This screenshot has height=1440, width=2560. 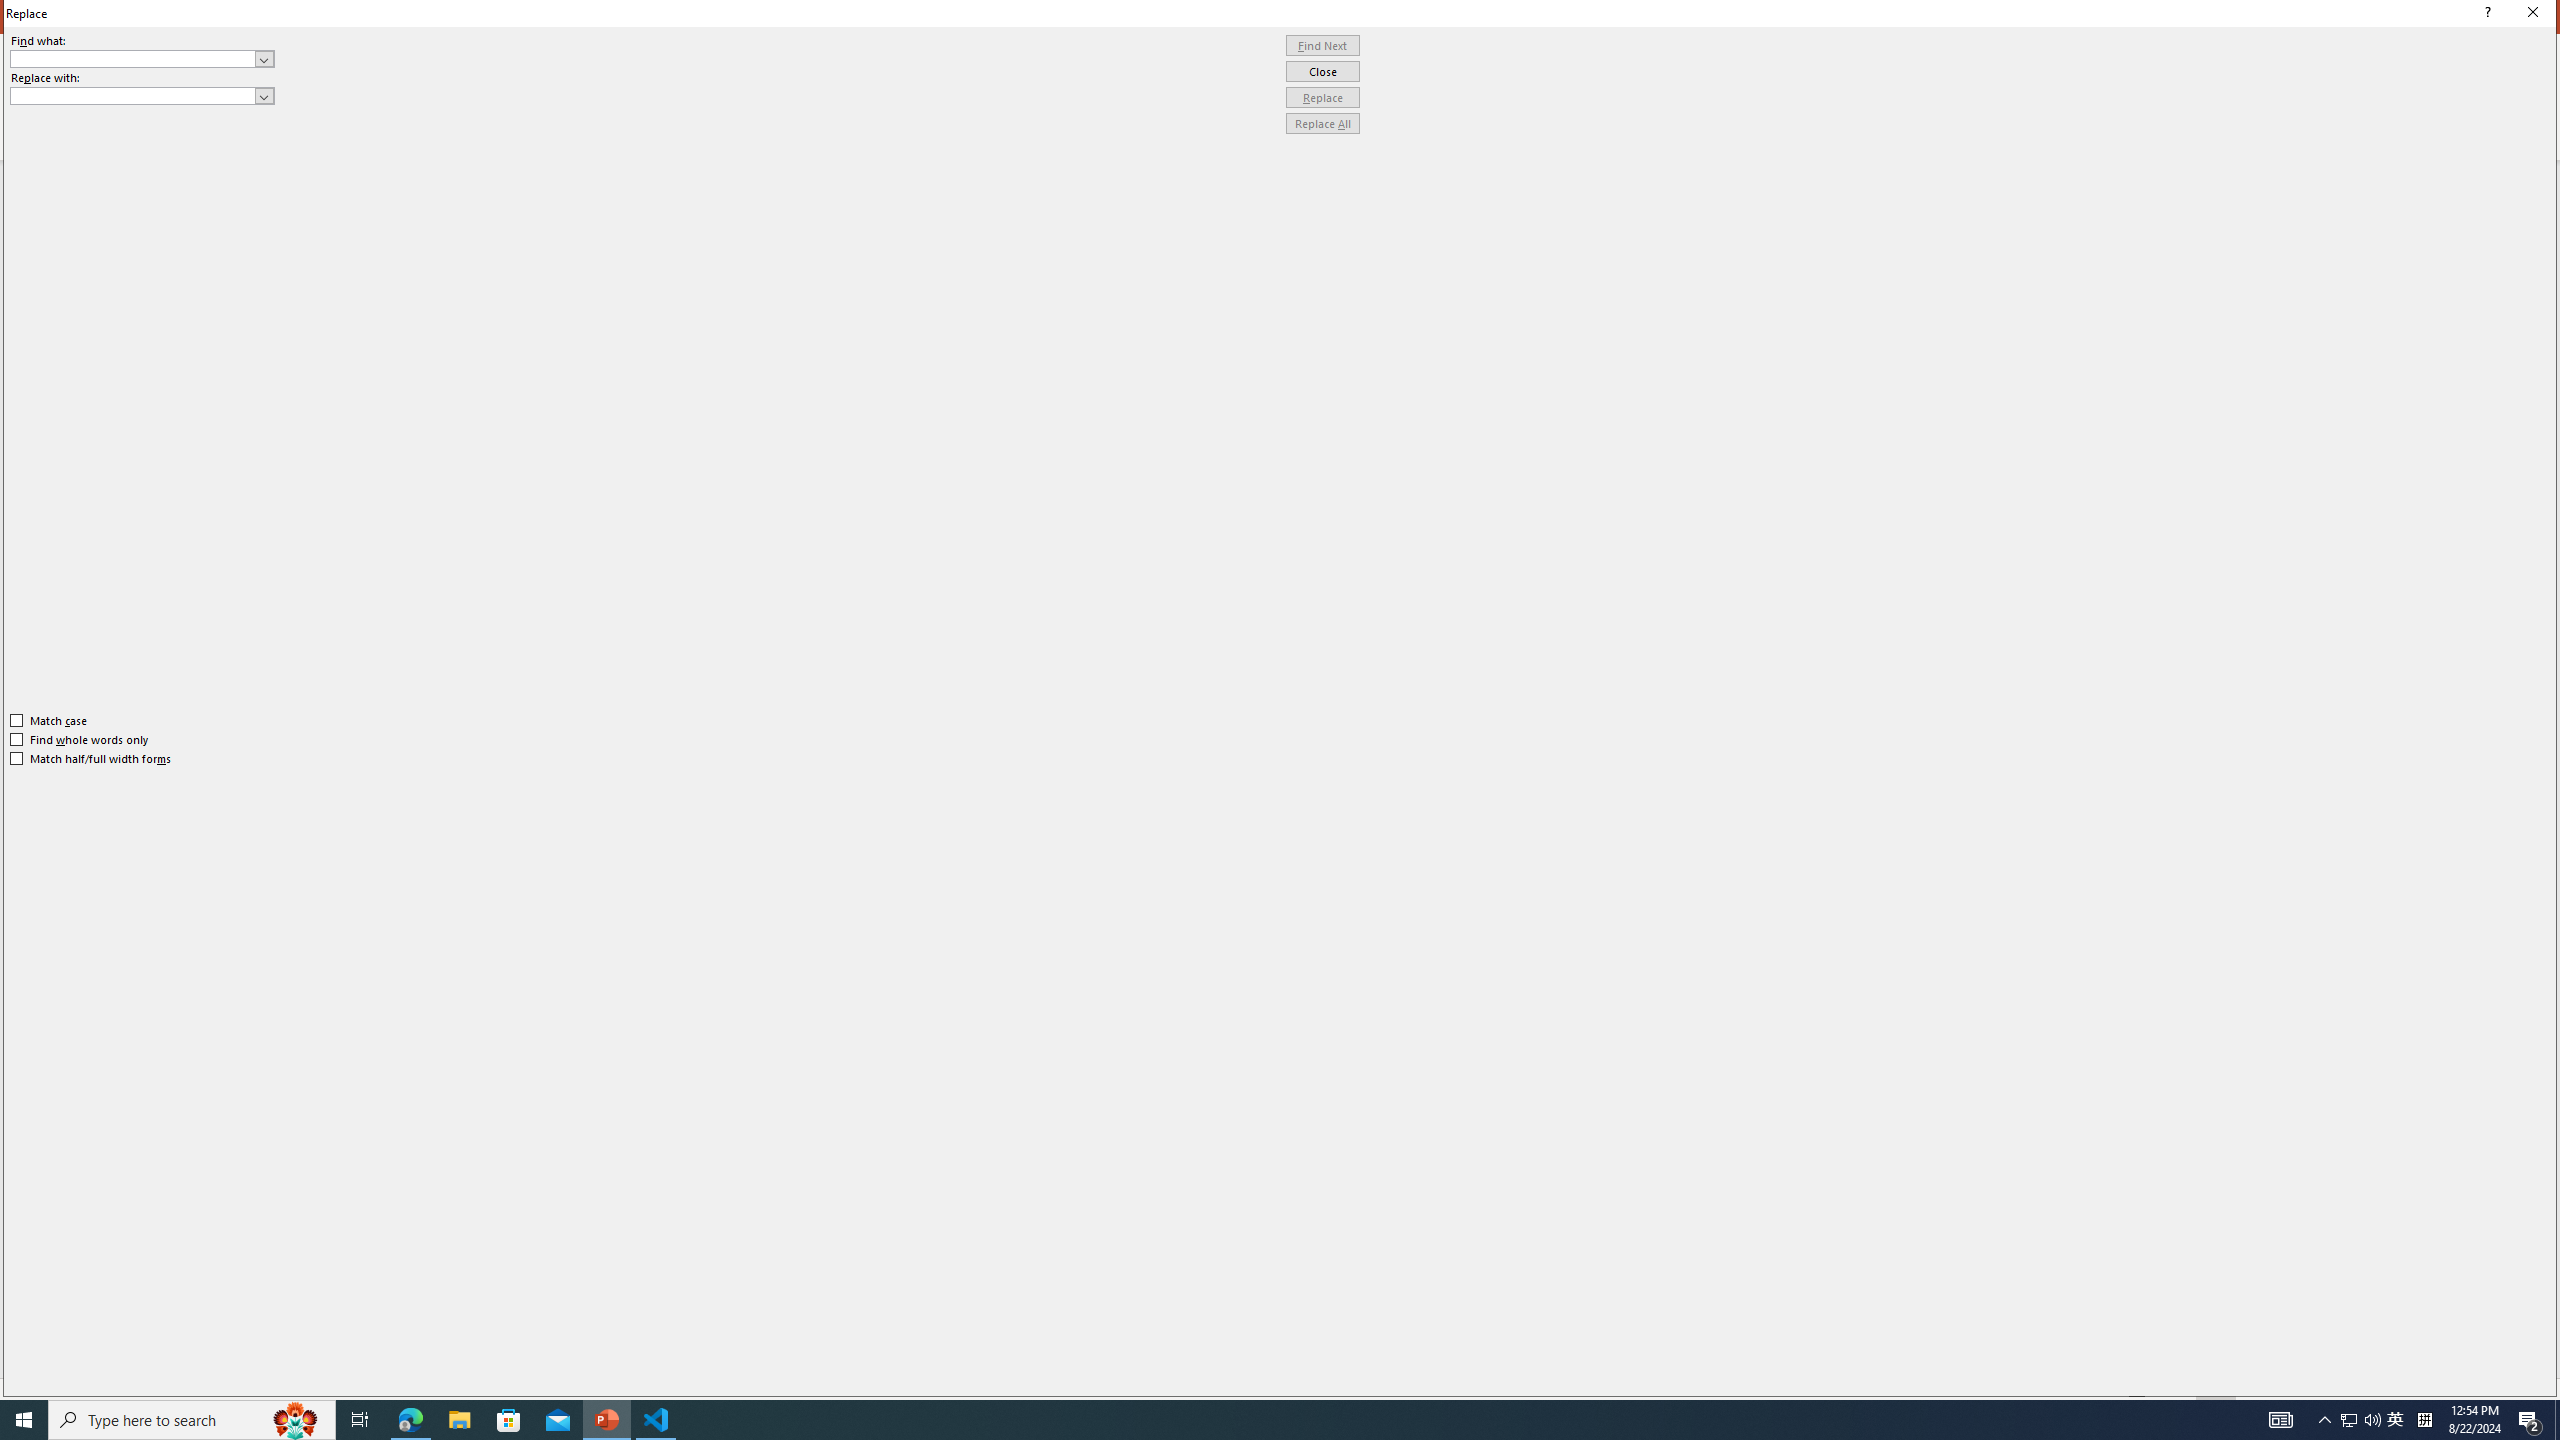 What do you see at coordinates (2484, 15) in the screenshot?
I see `'Context help'` at bounding box center [2484, 15].